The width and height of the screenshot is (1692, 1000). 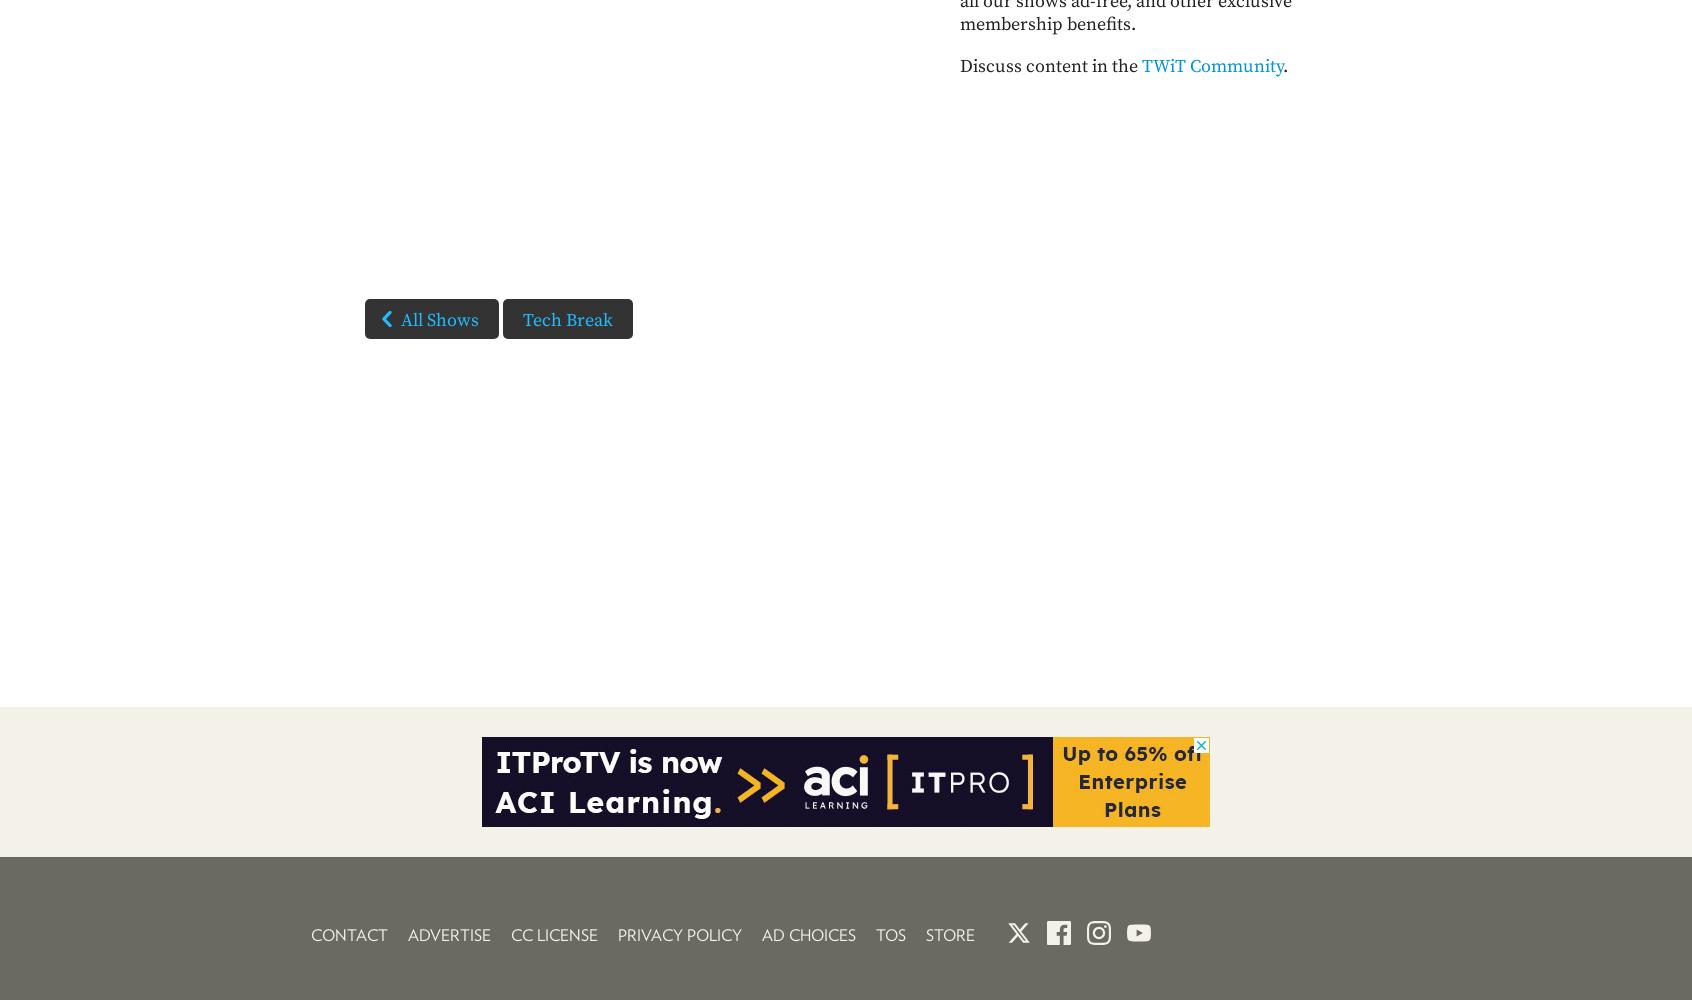 What do you see at coordinates (890, 935) in the screenshot?
I see `'TOS'` at bounding box center [890, 935].